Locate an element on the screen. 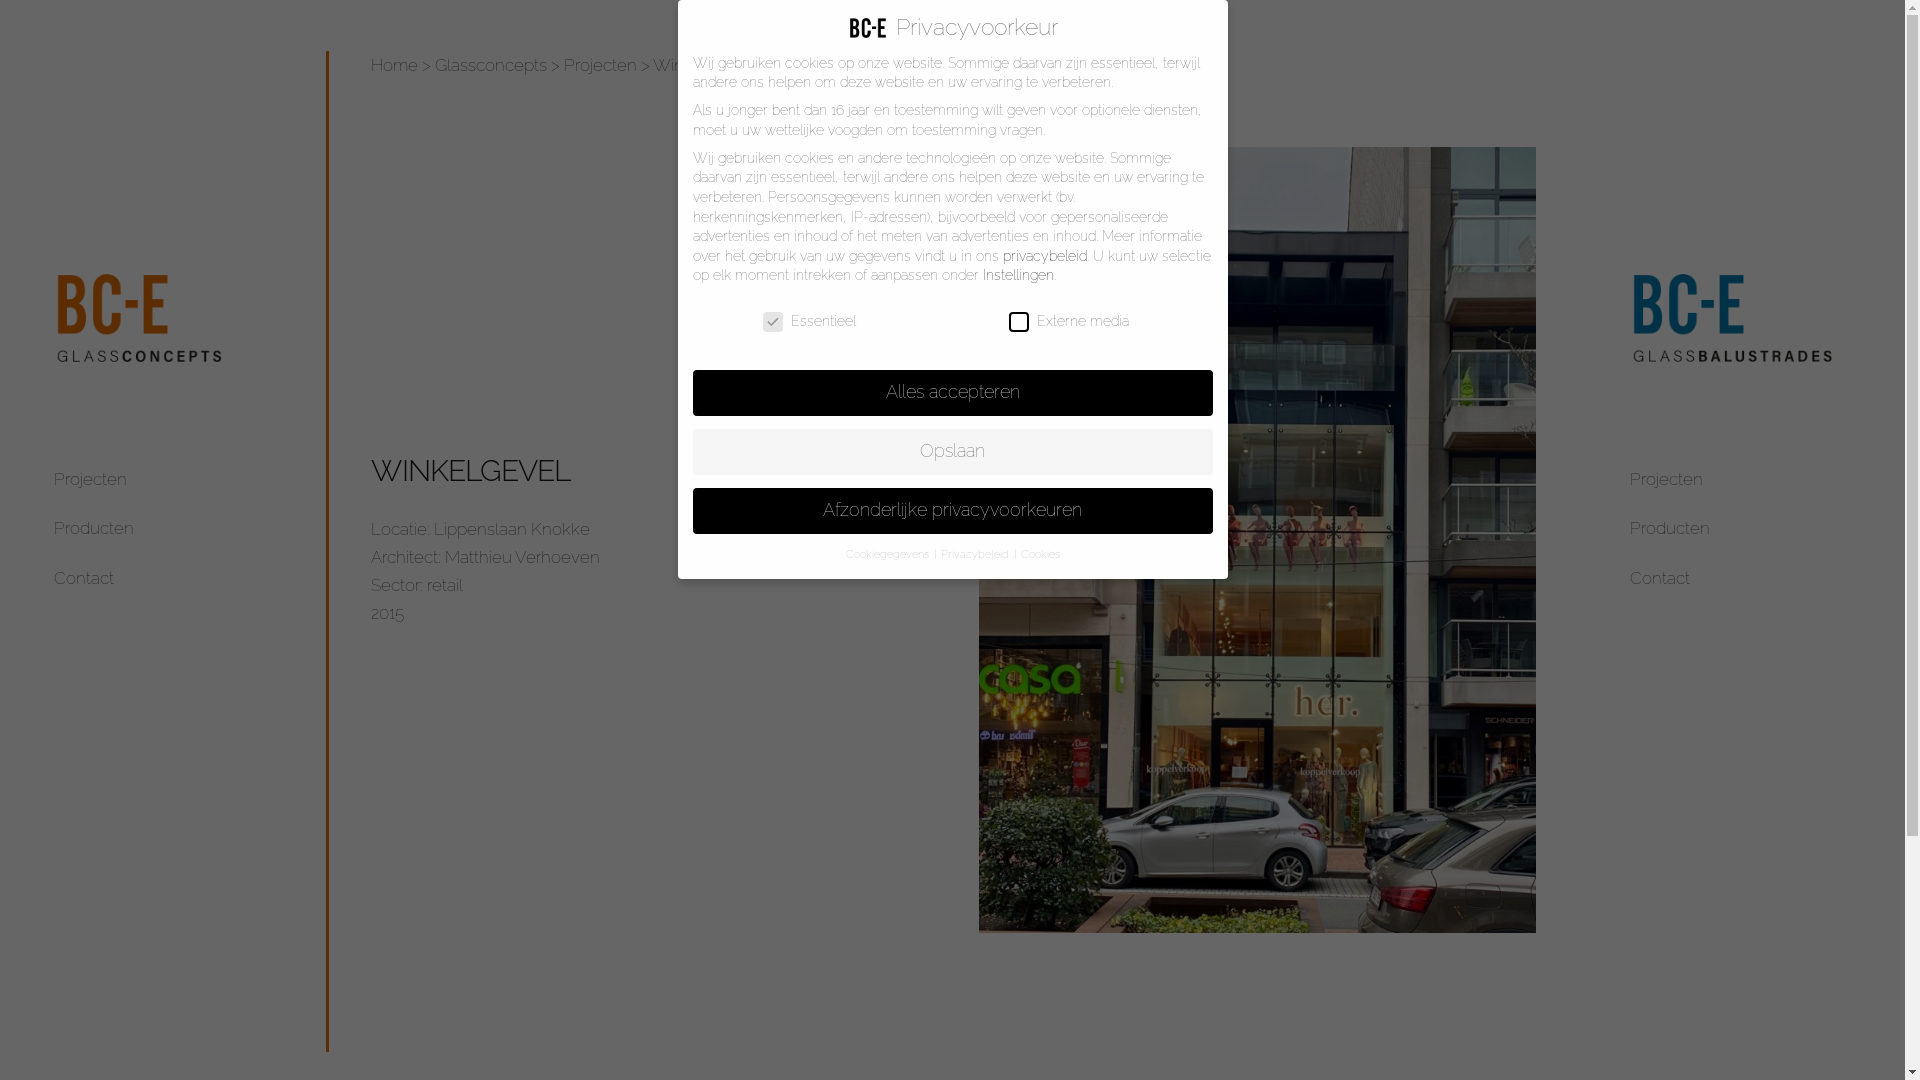 The height and width of the screenshot is (1080, 1920). 'Cookies' is located at coordinates (1019, 554).